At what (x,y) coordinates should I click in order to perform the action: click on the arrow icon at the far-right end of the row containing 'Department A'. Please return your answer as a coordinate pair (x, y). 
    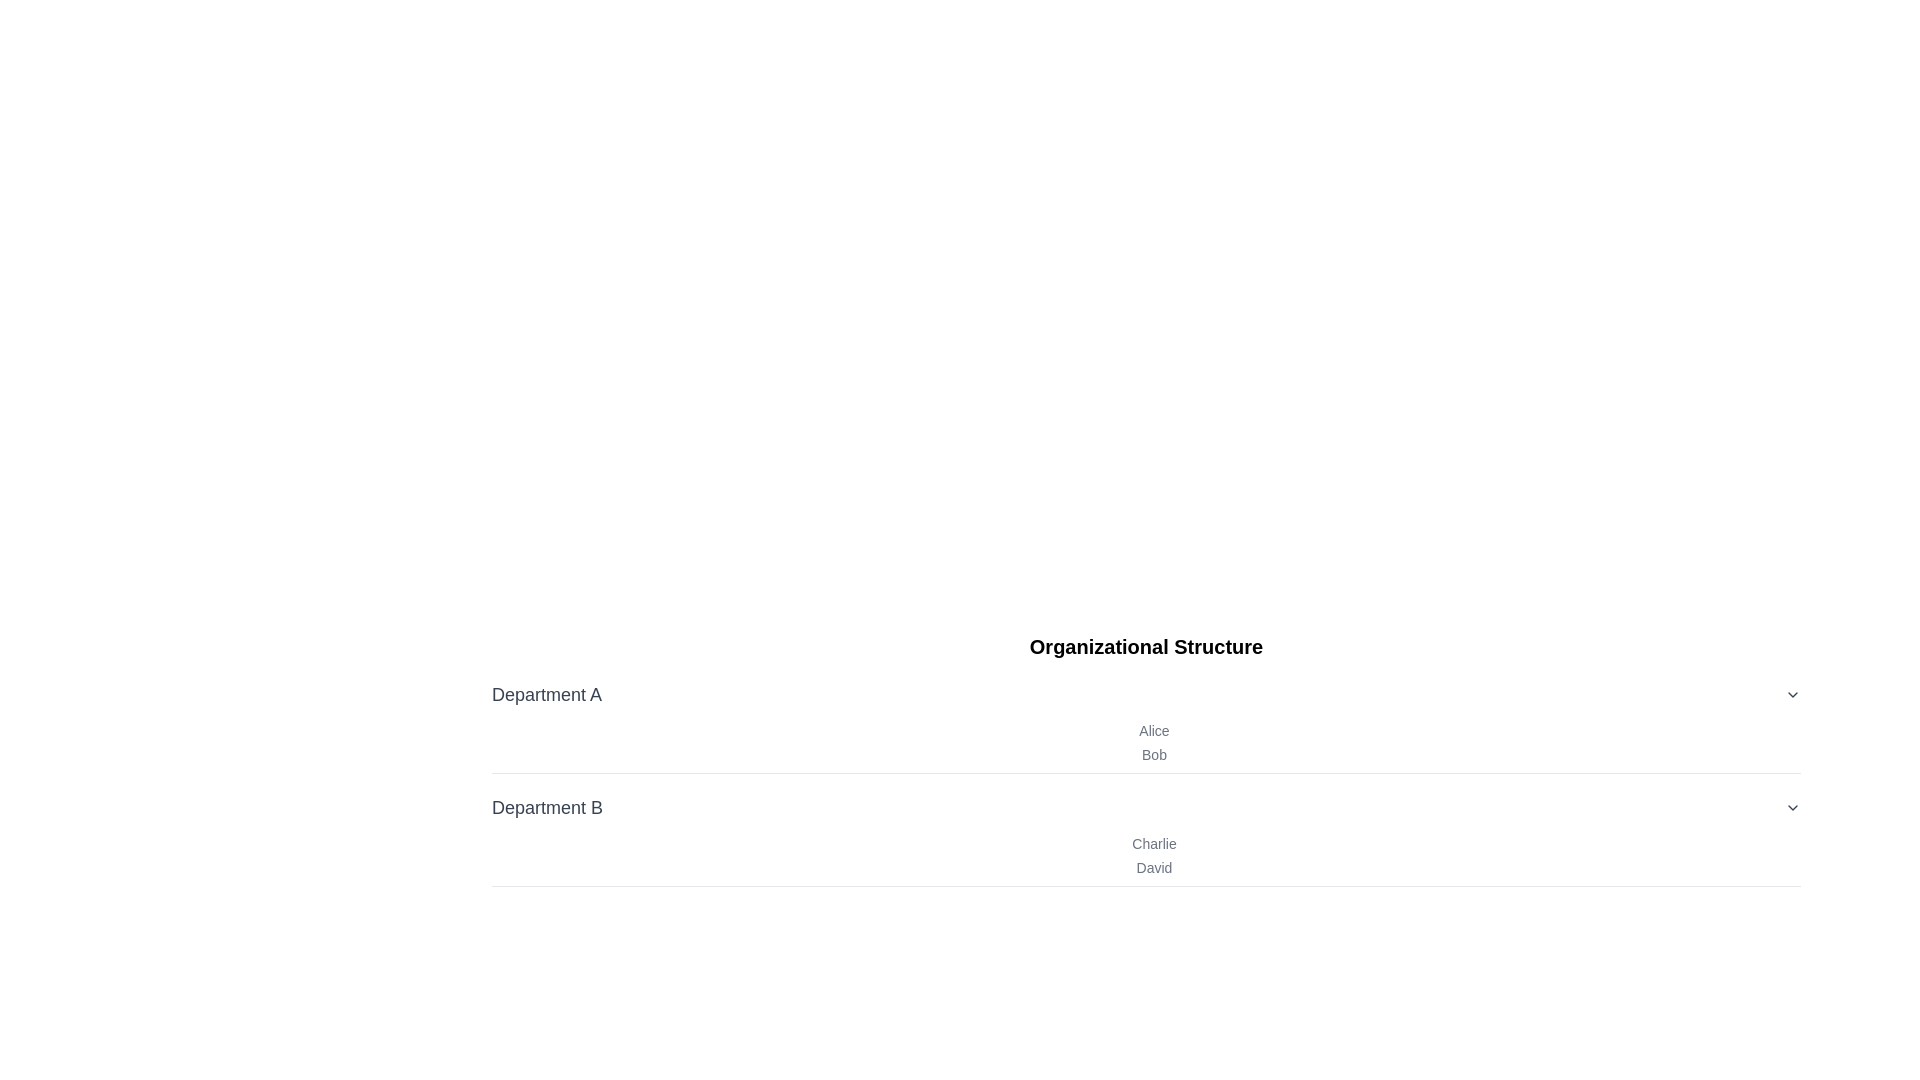
    Looking at the image, I should click on (1793, 693).